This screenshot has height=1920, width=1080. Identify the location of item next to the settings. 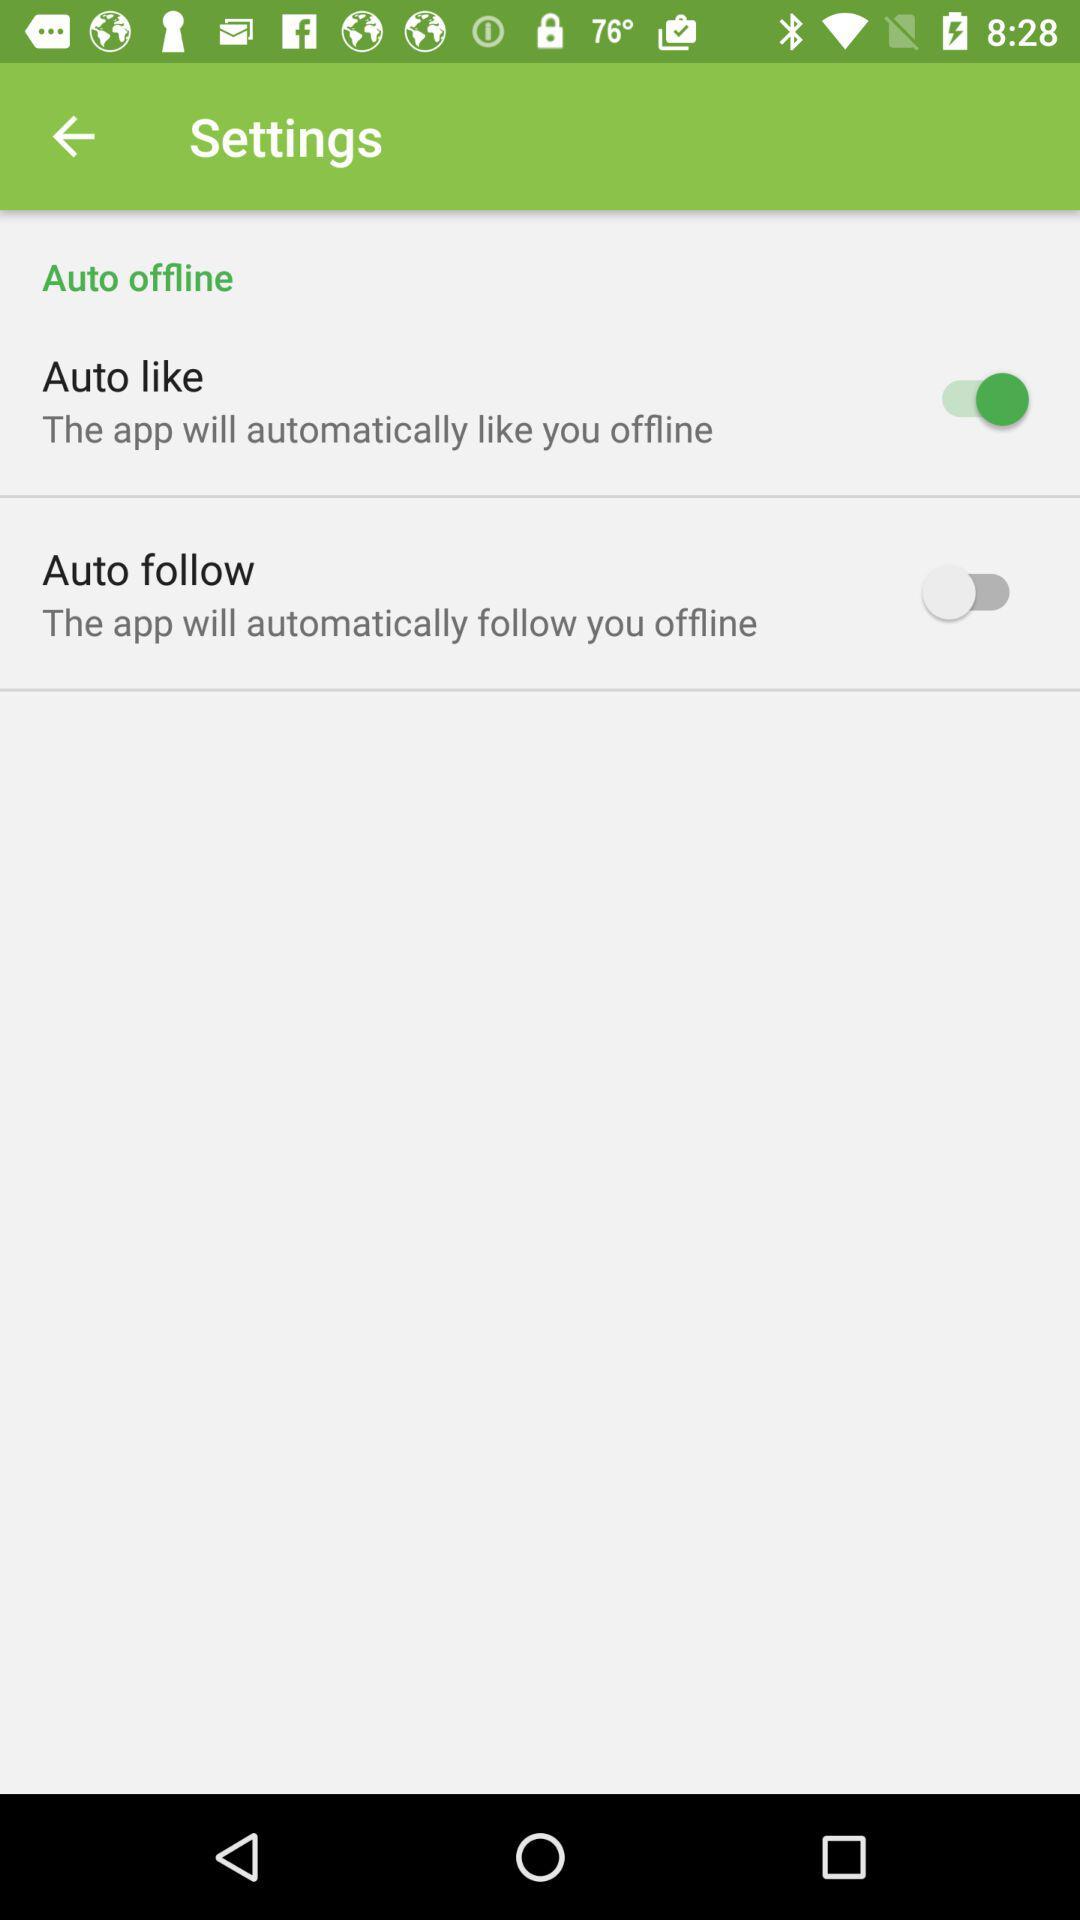
(72, 135).